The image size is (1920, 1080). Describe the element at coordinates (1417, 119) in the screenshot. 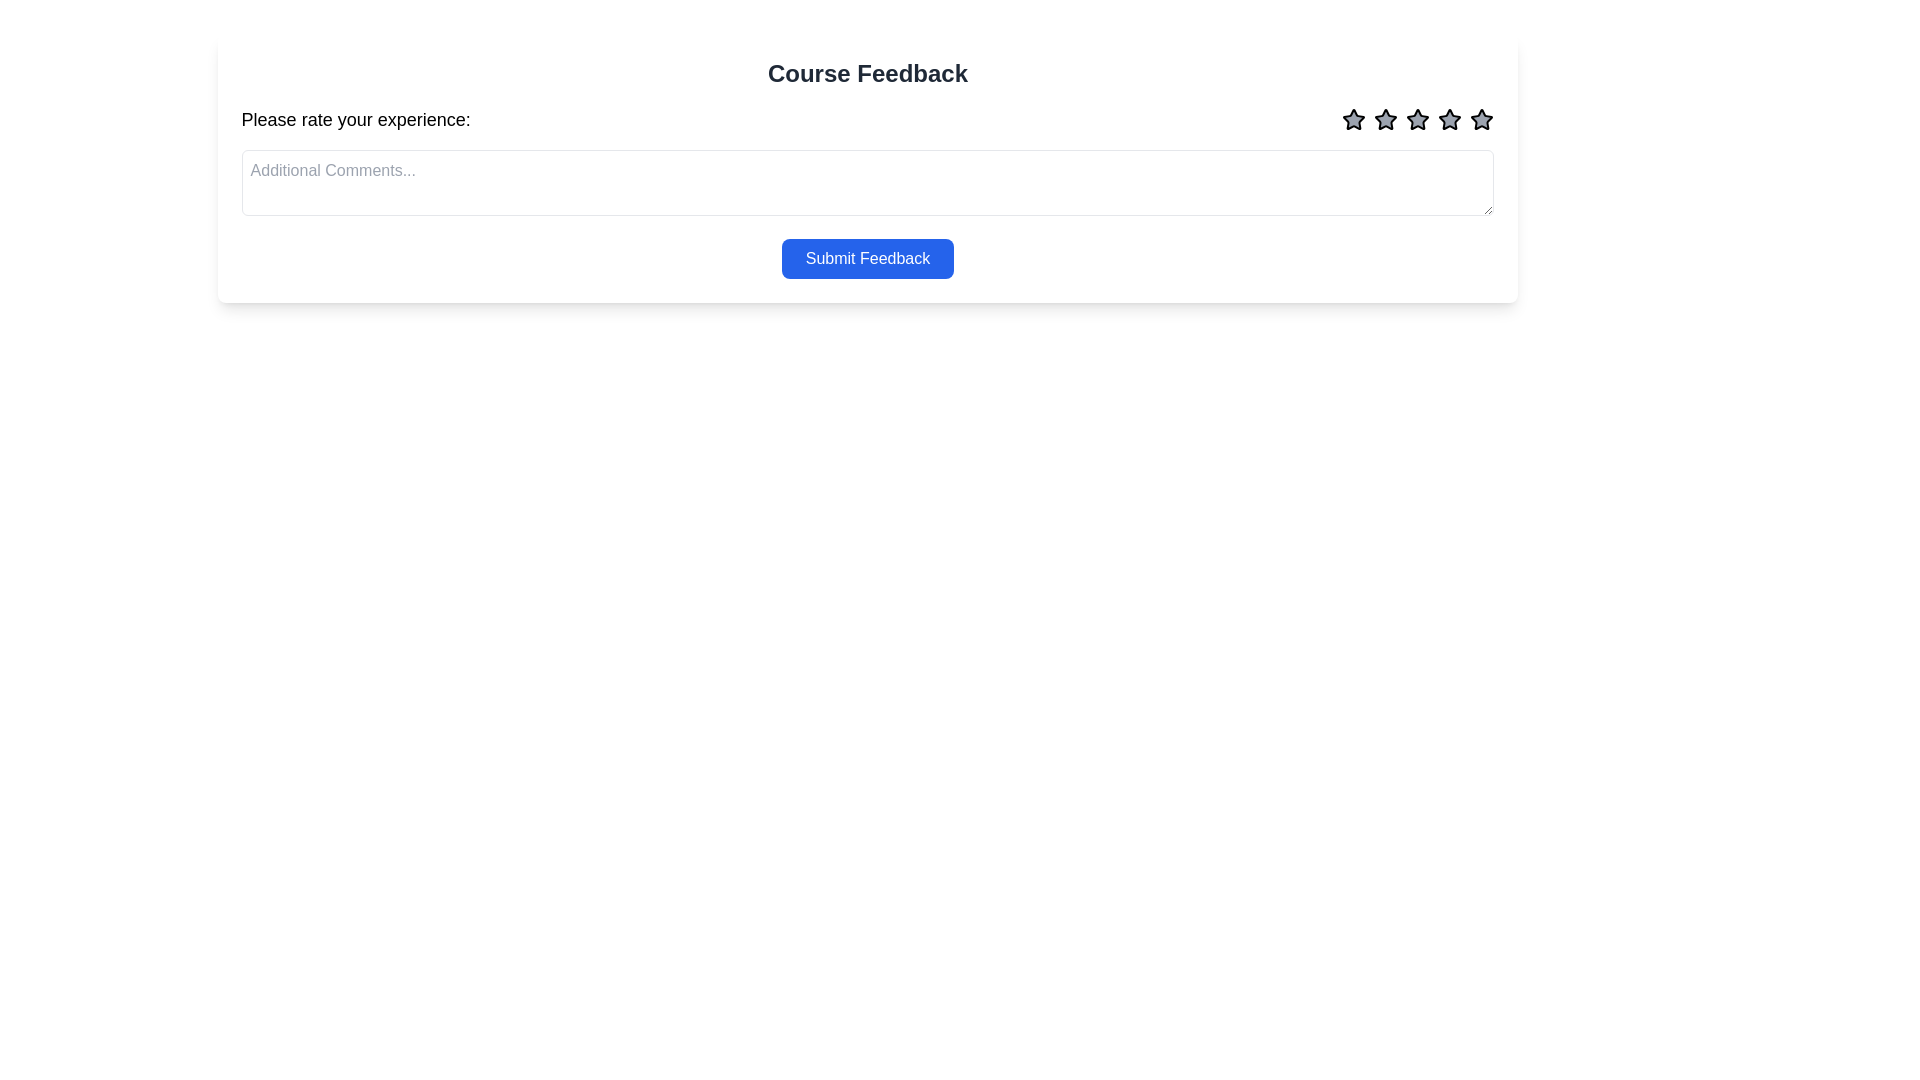

I see `the fourth star-shaped rating icon, which is a gray fill with black outline` at that location.